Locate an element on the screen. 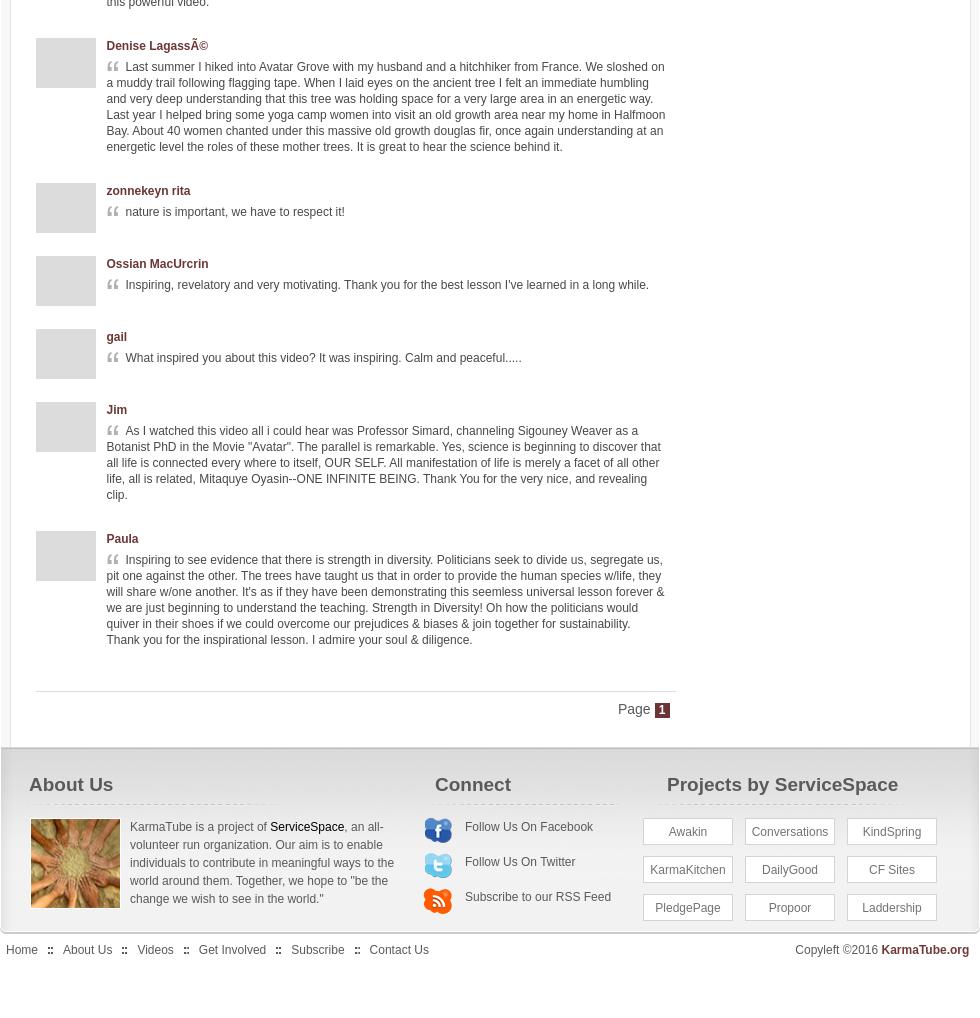 Image resolution: width=980 pixels, height=1018 pixels. 'Inspiring, revelatory and very motivating. Thank you for the best lesson I've learned in a long while.' is located at coordinates (387, 285).